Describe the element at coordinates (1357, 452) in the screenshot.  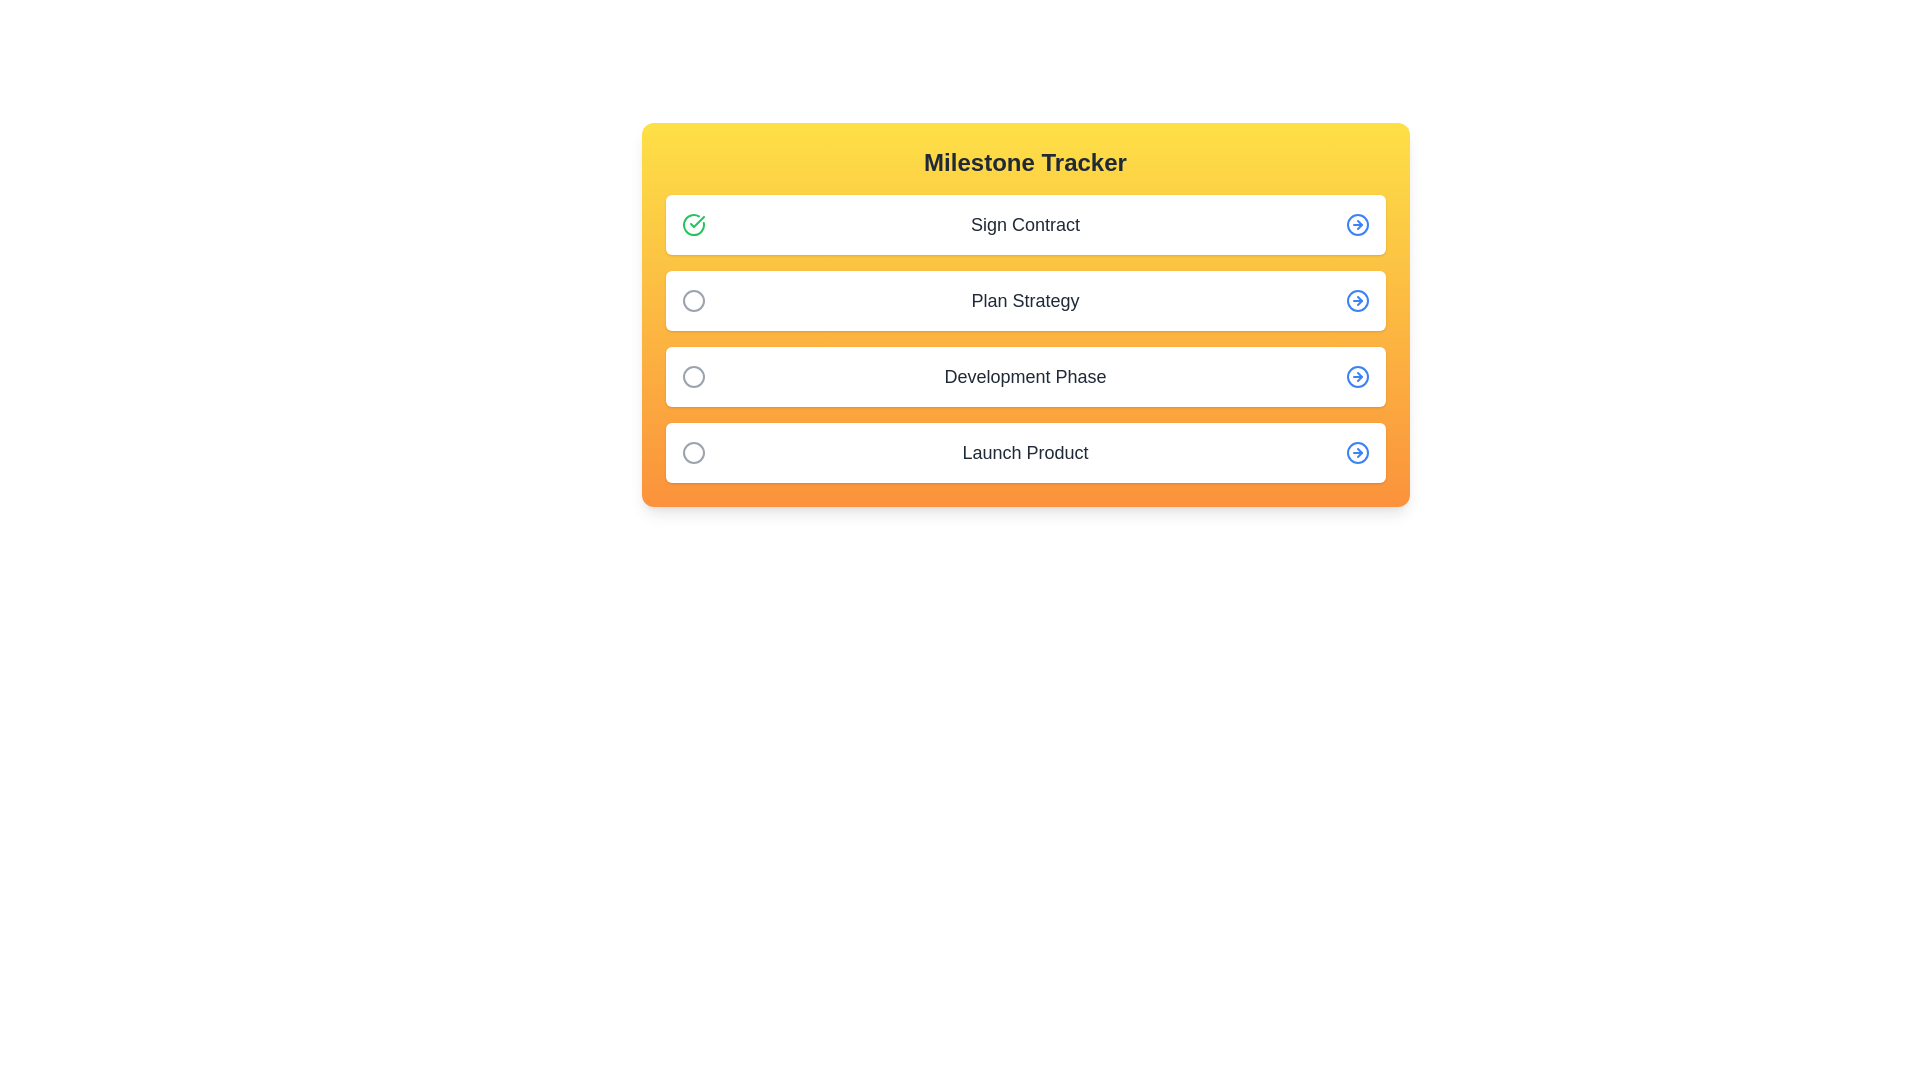
I see `the Circular navigation icon with arrow located at the right end of the row labeled 'Launch Product'` at that location.